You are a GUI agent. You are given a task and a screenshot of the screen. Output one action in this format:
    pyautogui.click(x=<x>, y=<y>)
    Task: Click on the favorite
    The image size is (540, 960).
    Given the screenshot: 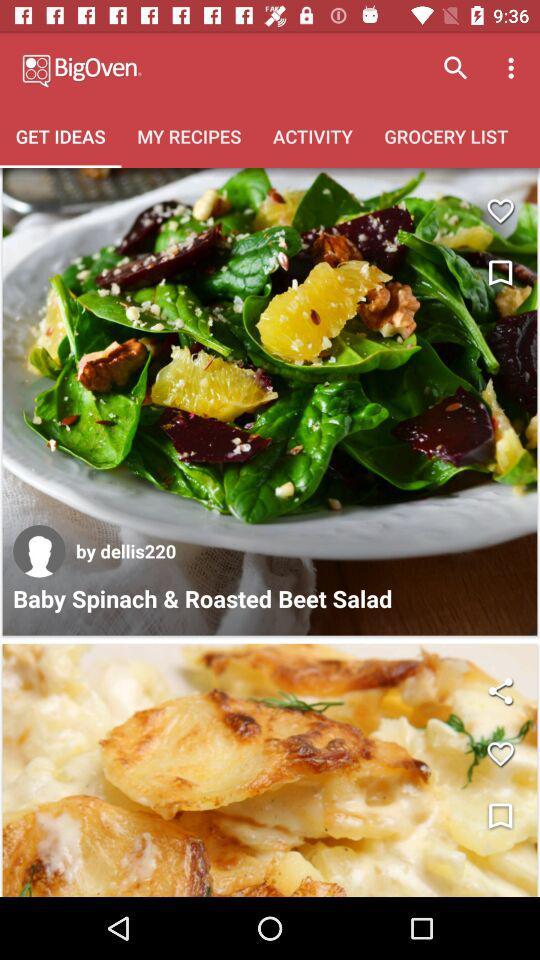 What is the action you would take?
    pyautogui.click(x=499, y=753)
    